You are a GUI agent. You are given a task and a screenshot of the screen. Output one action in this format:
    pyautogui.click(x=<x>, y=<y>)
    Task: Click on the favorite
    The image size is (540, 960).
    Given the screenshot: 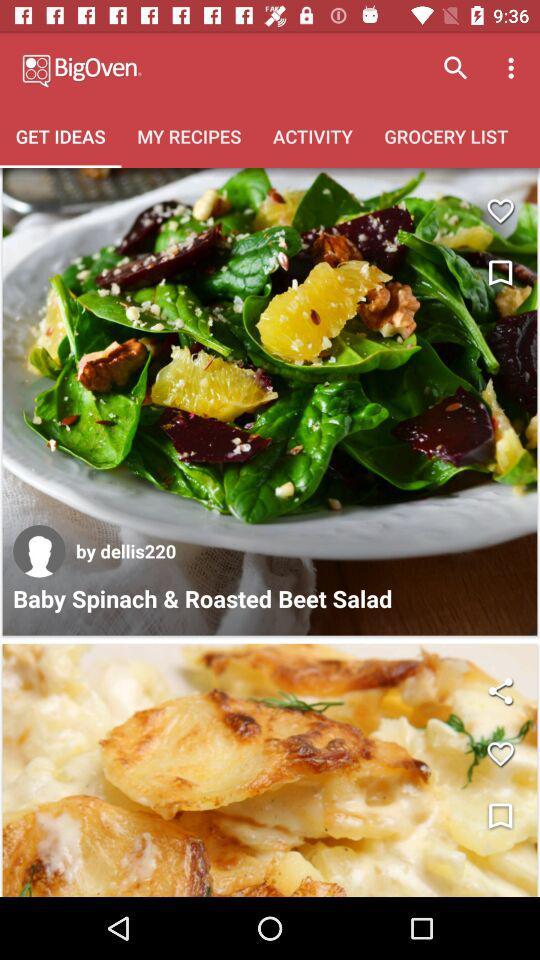 What is the action you would take?
    pyautogui.click(x=499, y=753)
    